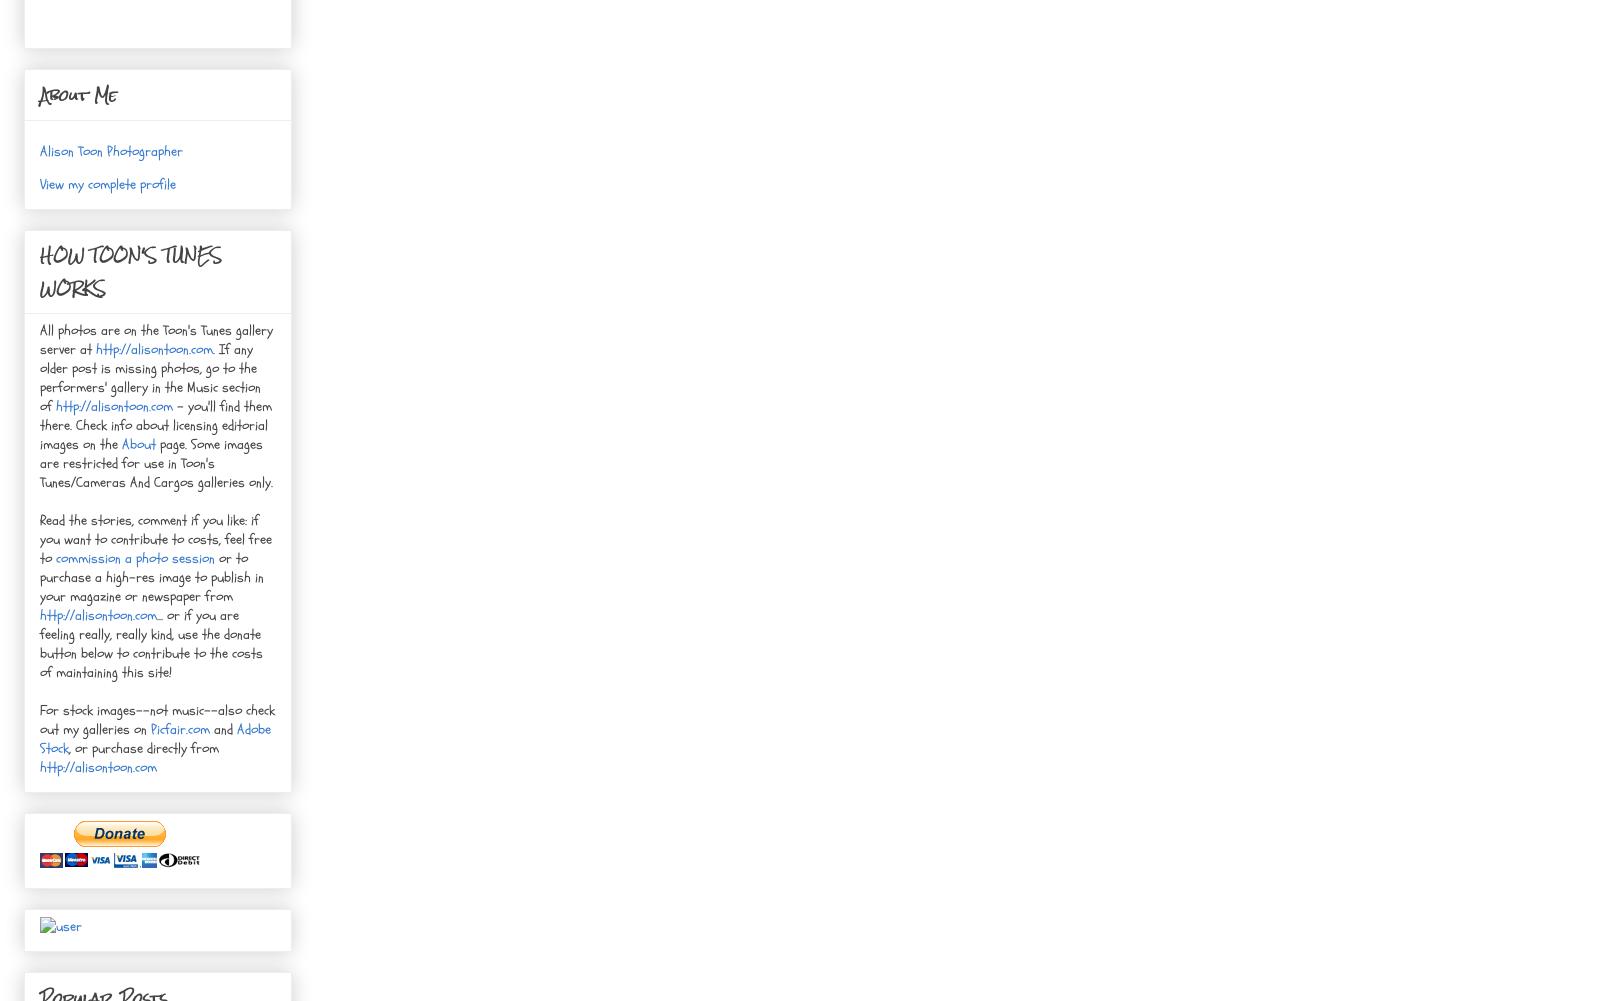  I want to click on 'Read the stories, comment if you like: if you want to contribute to costs, feel free to', so click(156, 538).